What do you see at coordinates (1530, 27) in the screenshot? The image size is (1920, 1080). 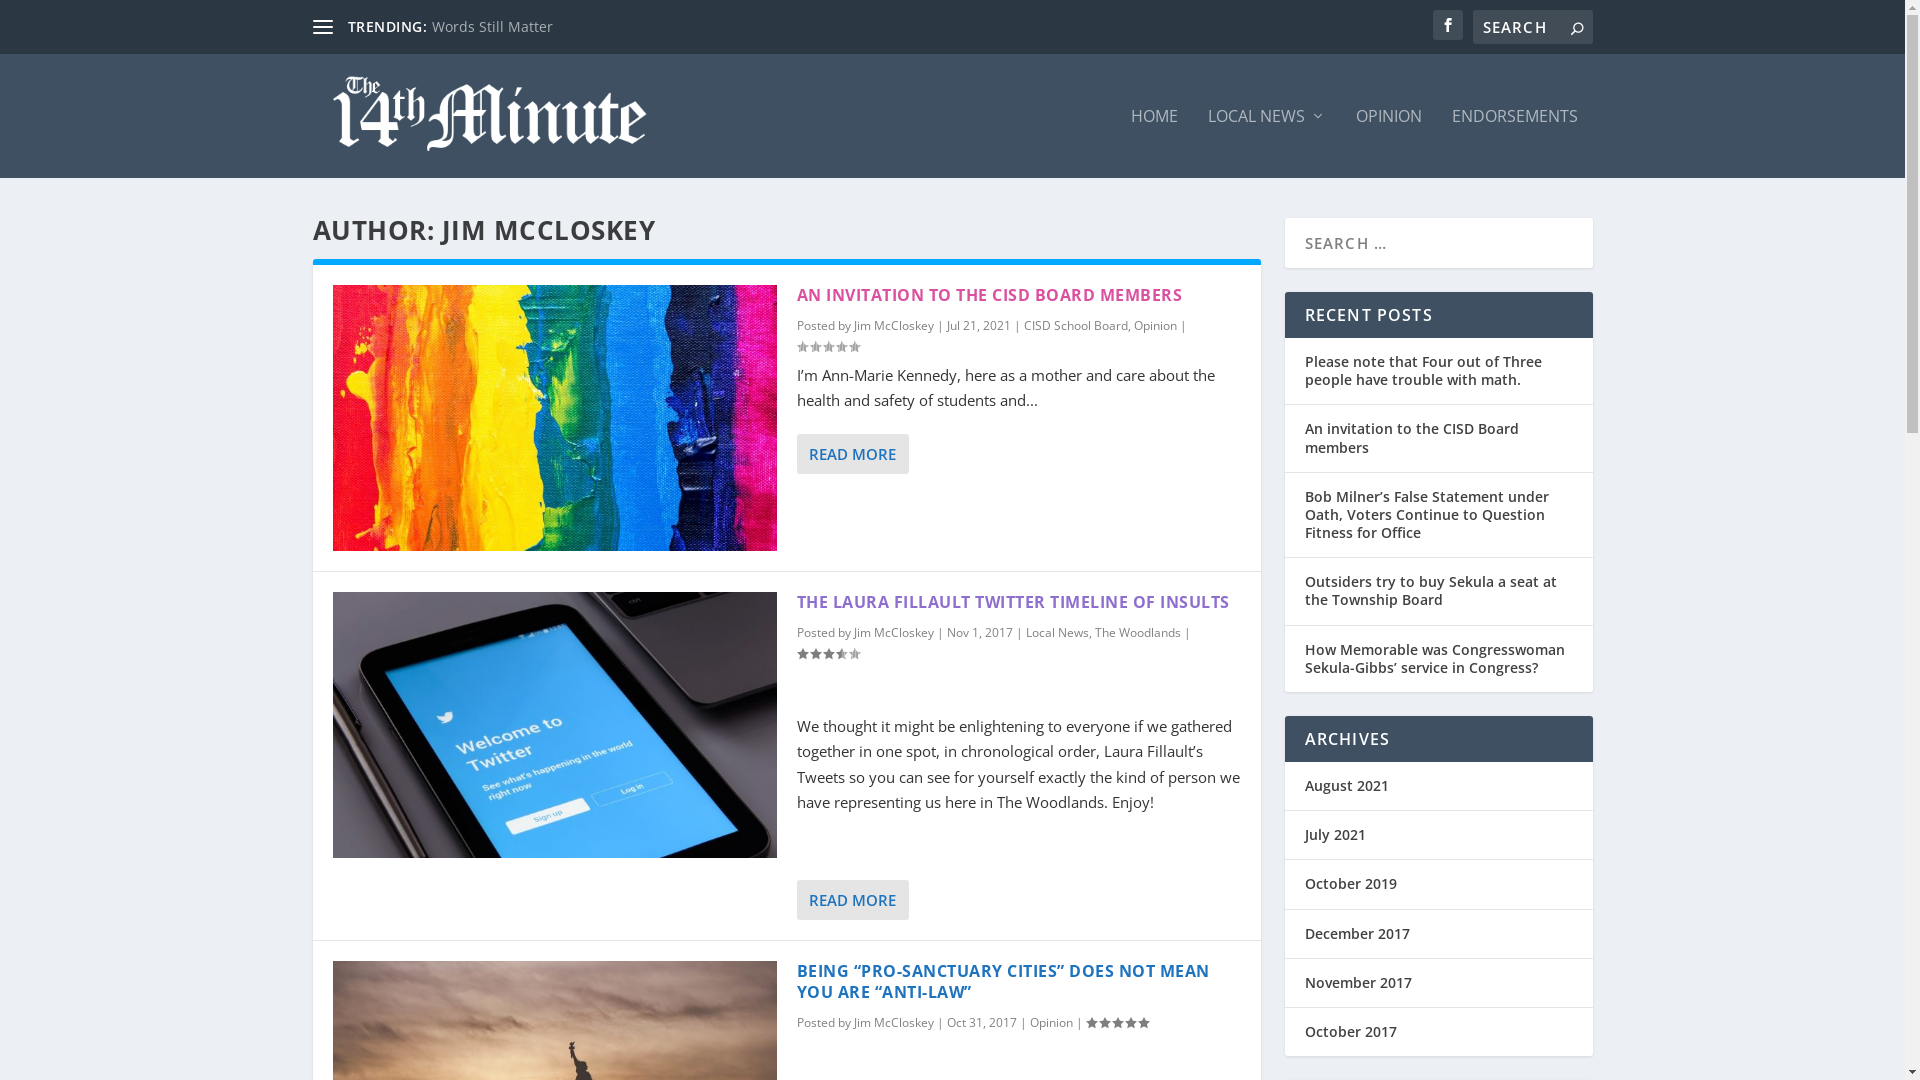 I see `'Search for:'` at bounding box center [1530, 27].